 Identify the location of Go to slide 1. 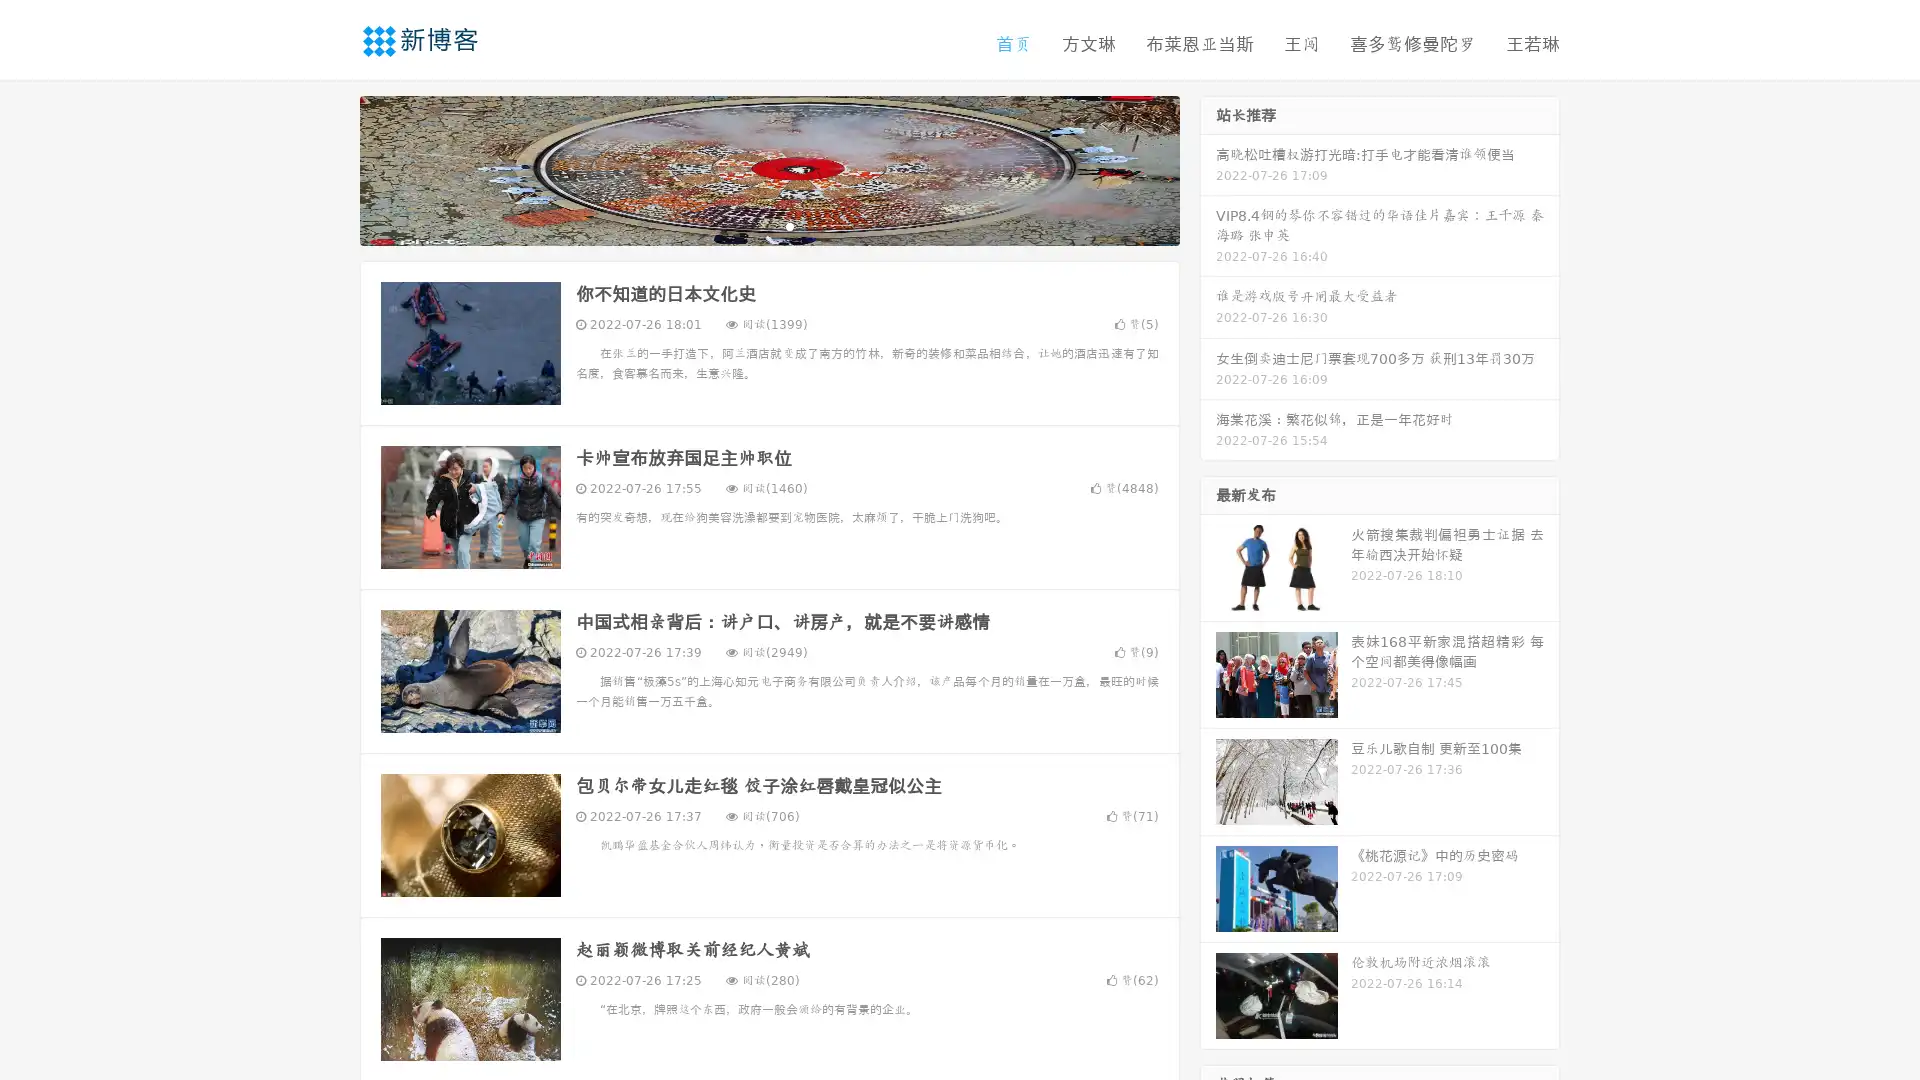
(748, 225).